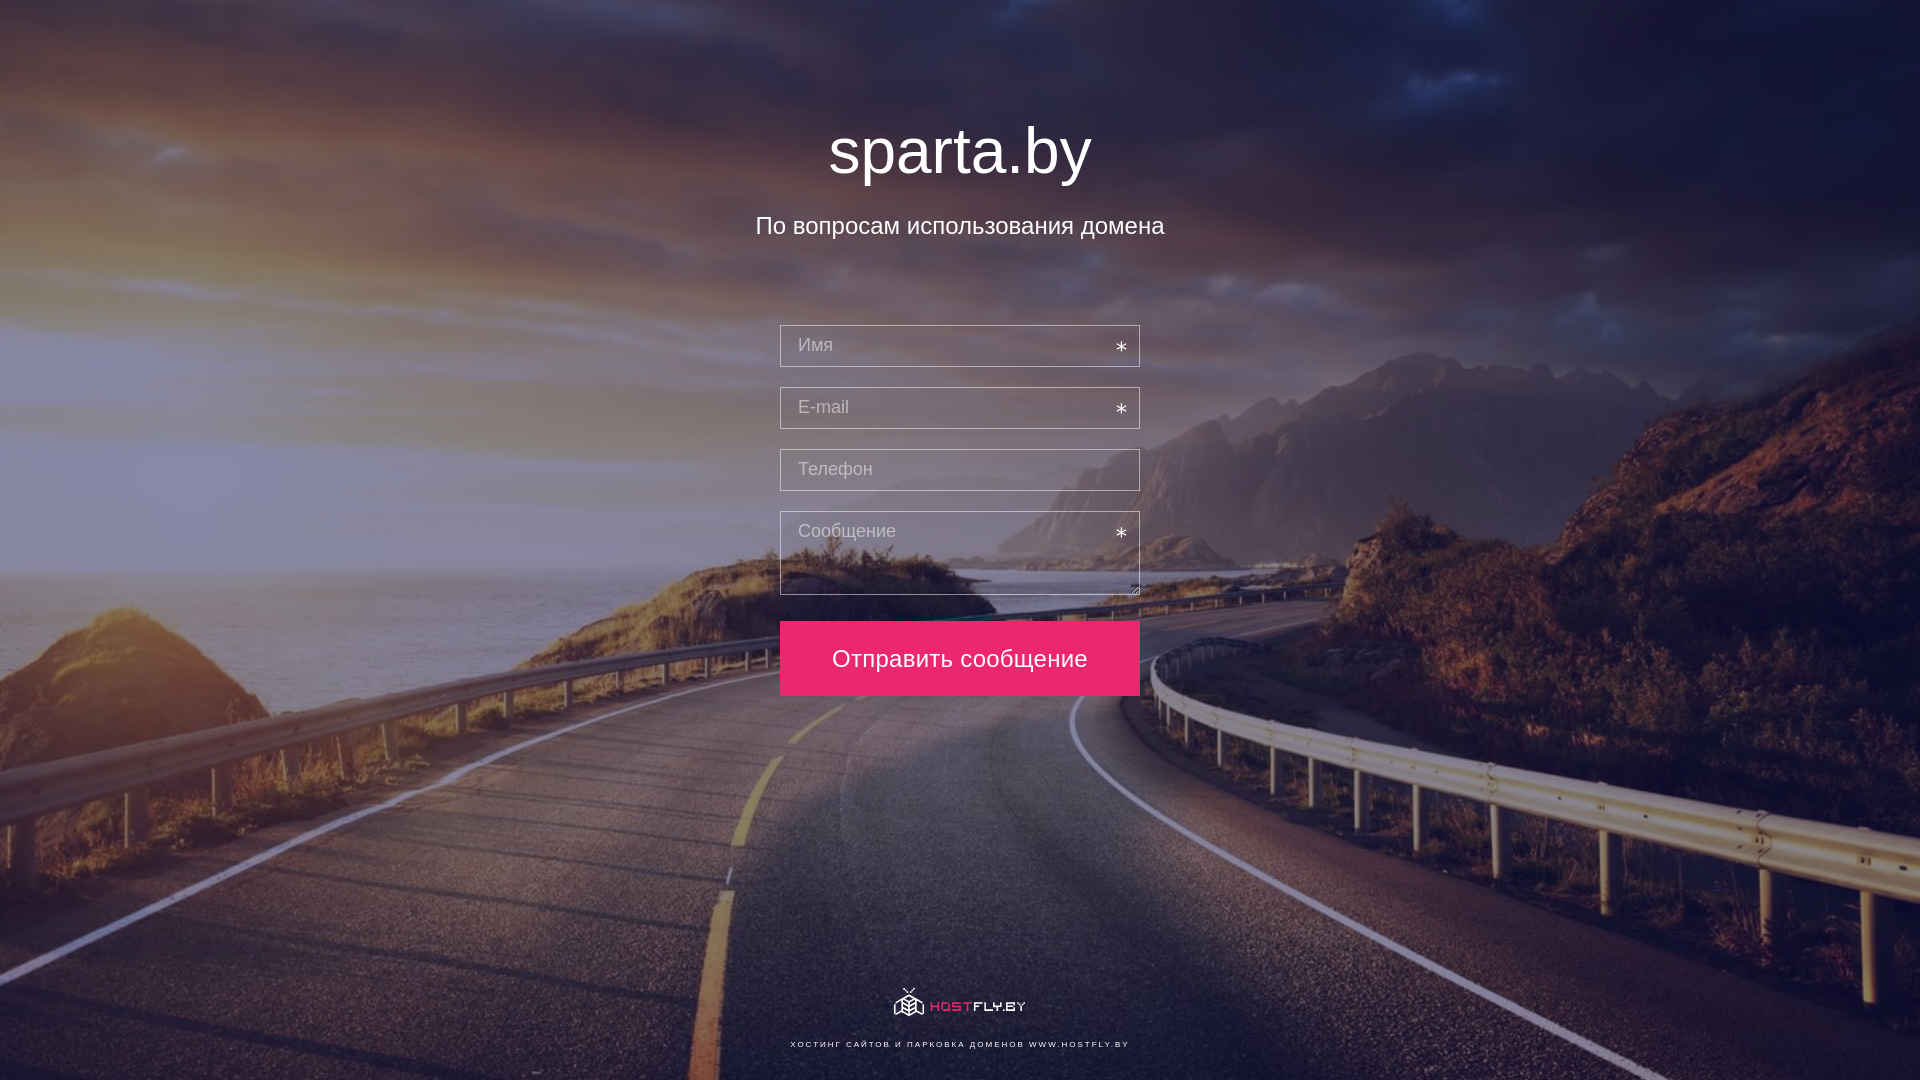 Image resolution: width=1920 pixels, height=1080 pixels. What do you see at coordinates (1078, 1043) in the screenshot?
I see `'WWW.HOSTFLY.BY'` at bounding box center [1078, 1043].